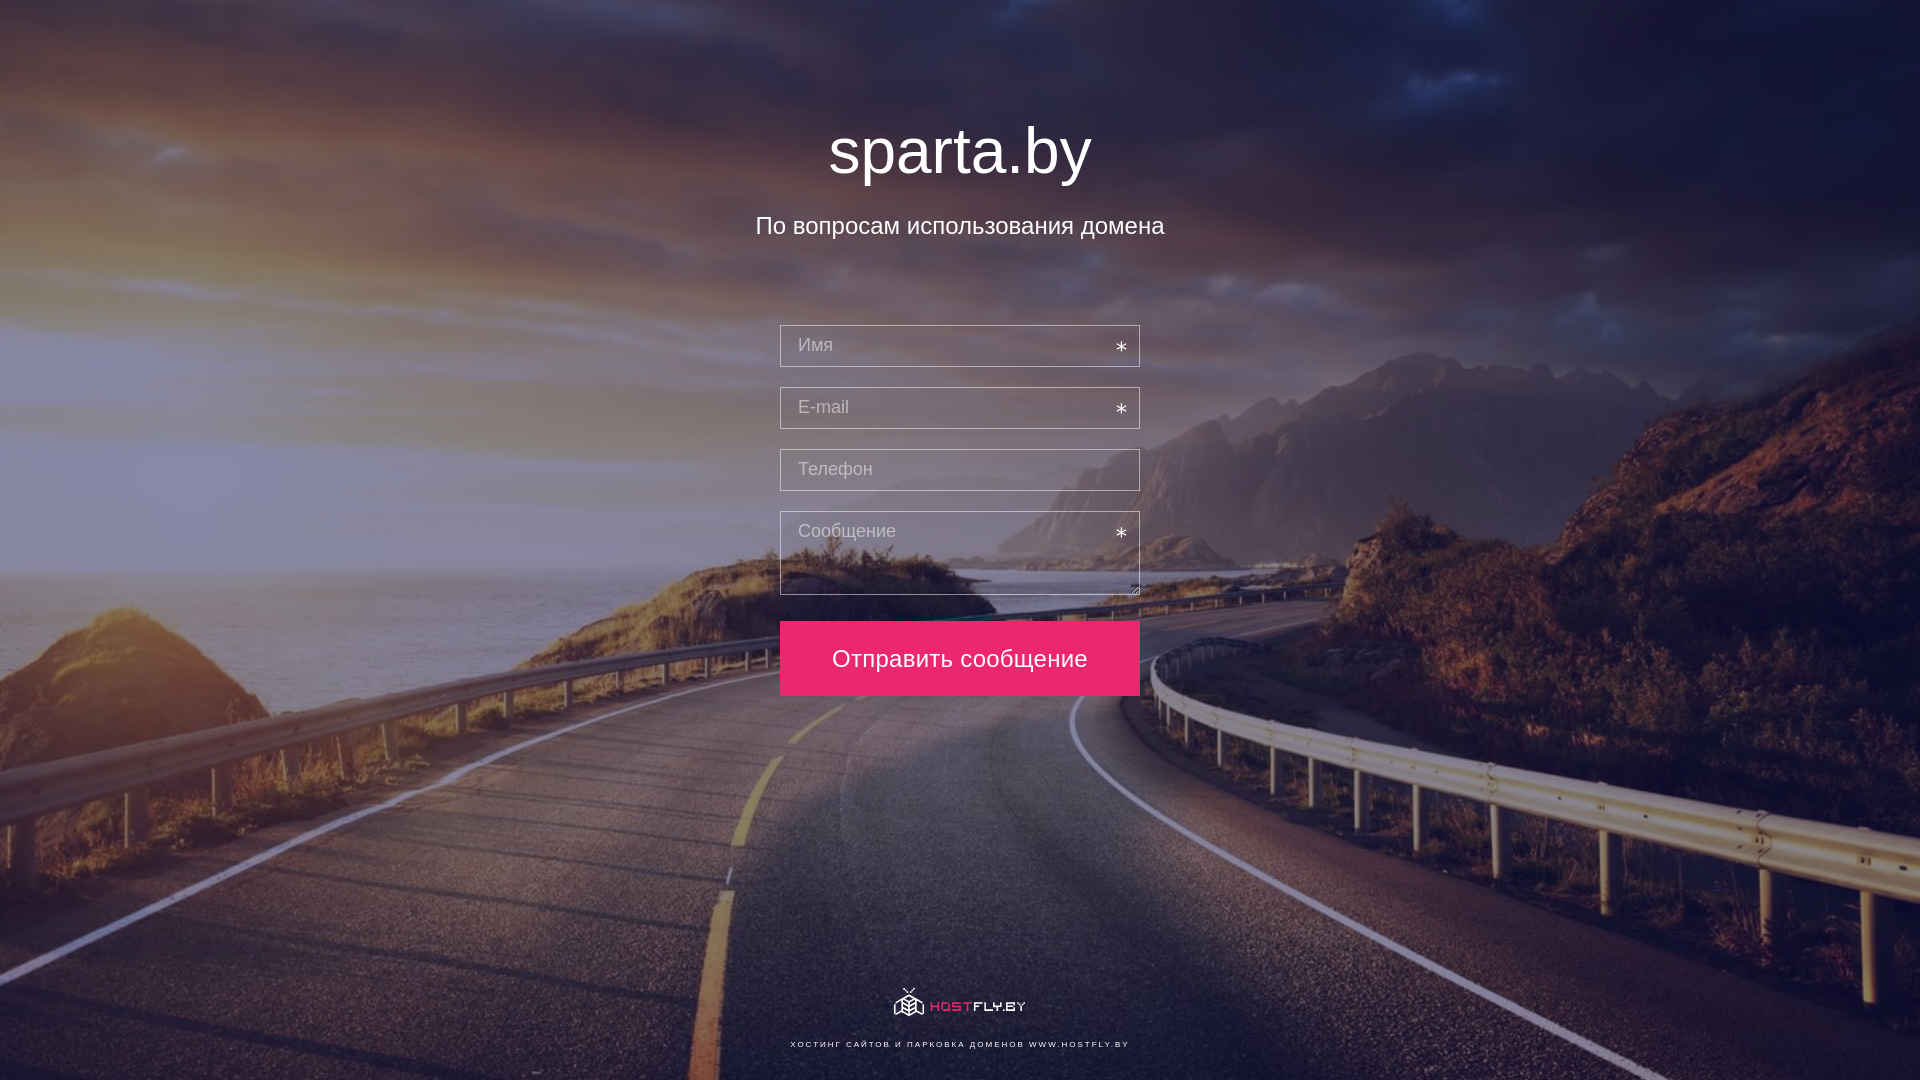 Image resolution: width=1920 pixels, height=1080 pixels. What do you see at coordinates (1078, 1043) in the screenshot?
I see `'WWW.HOSTFLY.BY'` at bounding box center [1078, 1043].